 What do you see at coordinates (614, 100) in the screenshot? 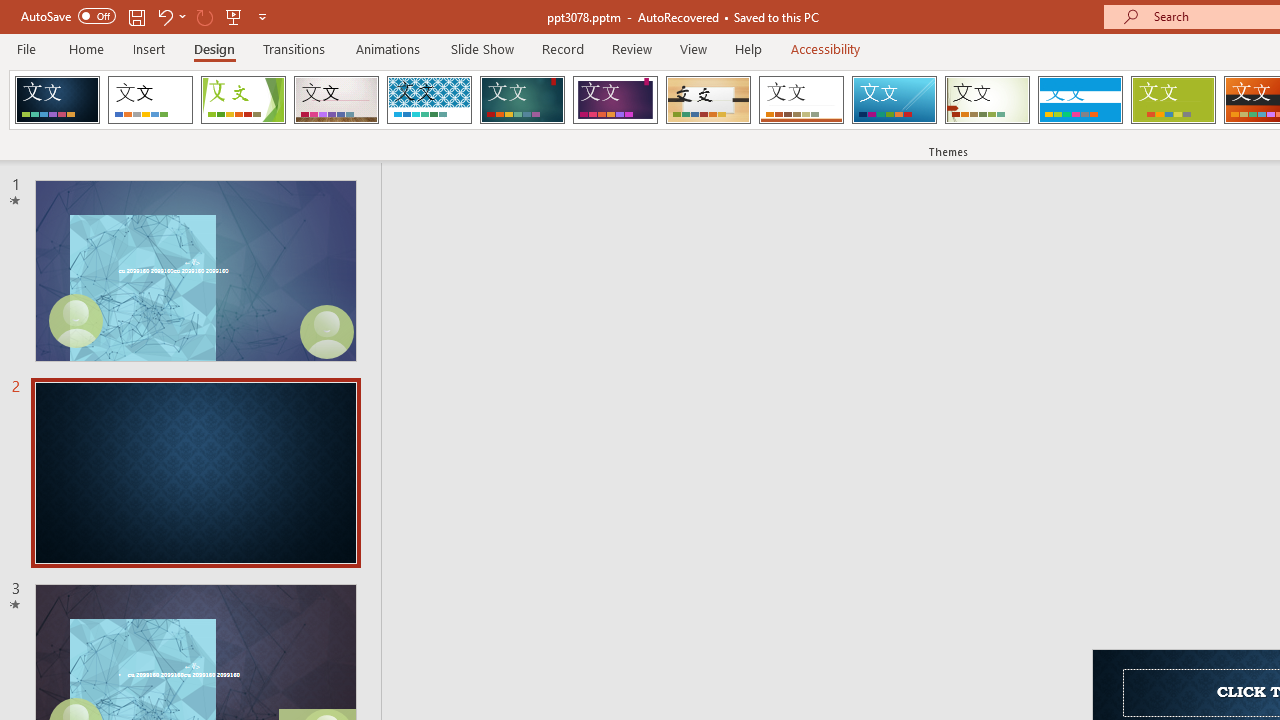
I see `'Ion Boardroom'` at bounding box center [614, 100].